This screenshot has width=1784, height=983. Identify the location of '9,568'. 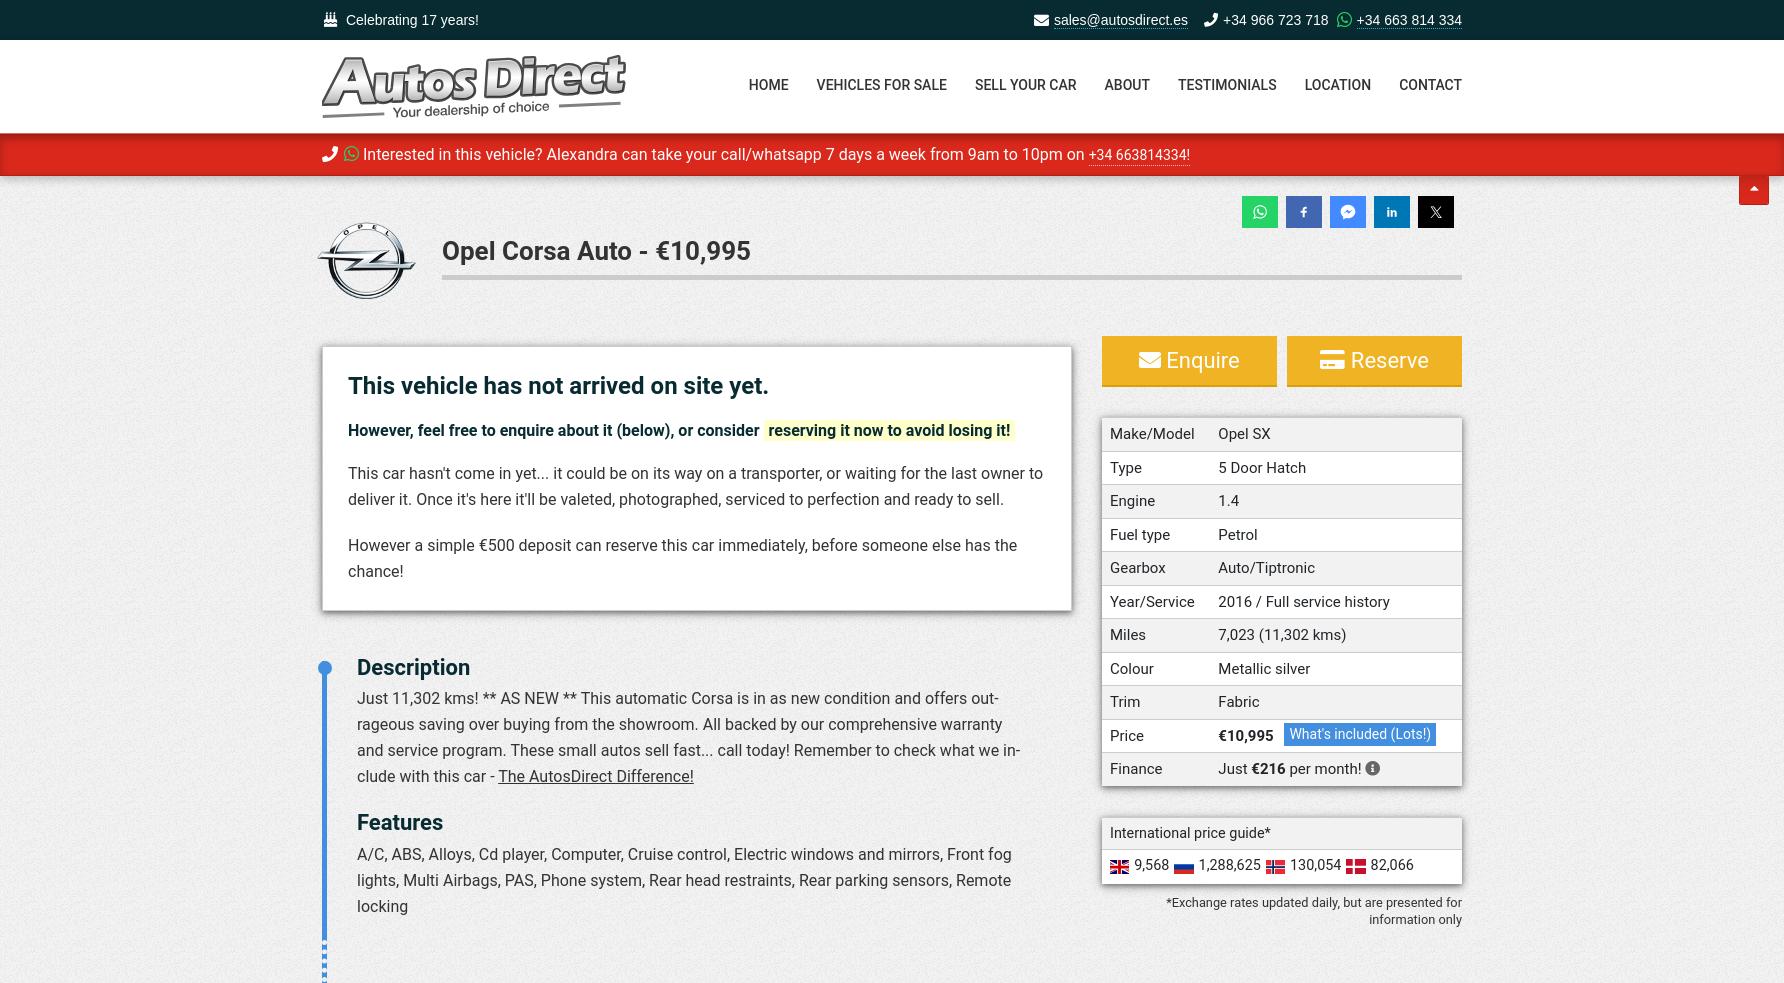
(1151, 865).